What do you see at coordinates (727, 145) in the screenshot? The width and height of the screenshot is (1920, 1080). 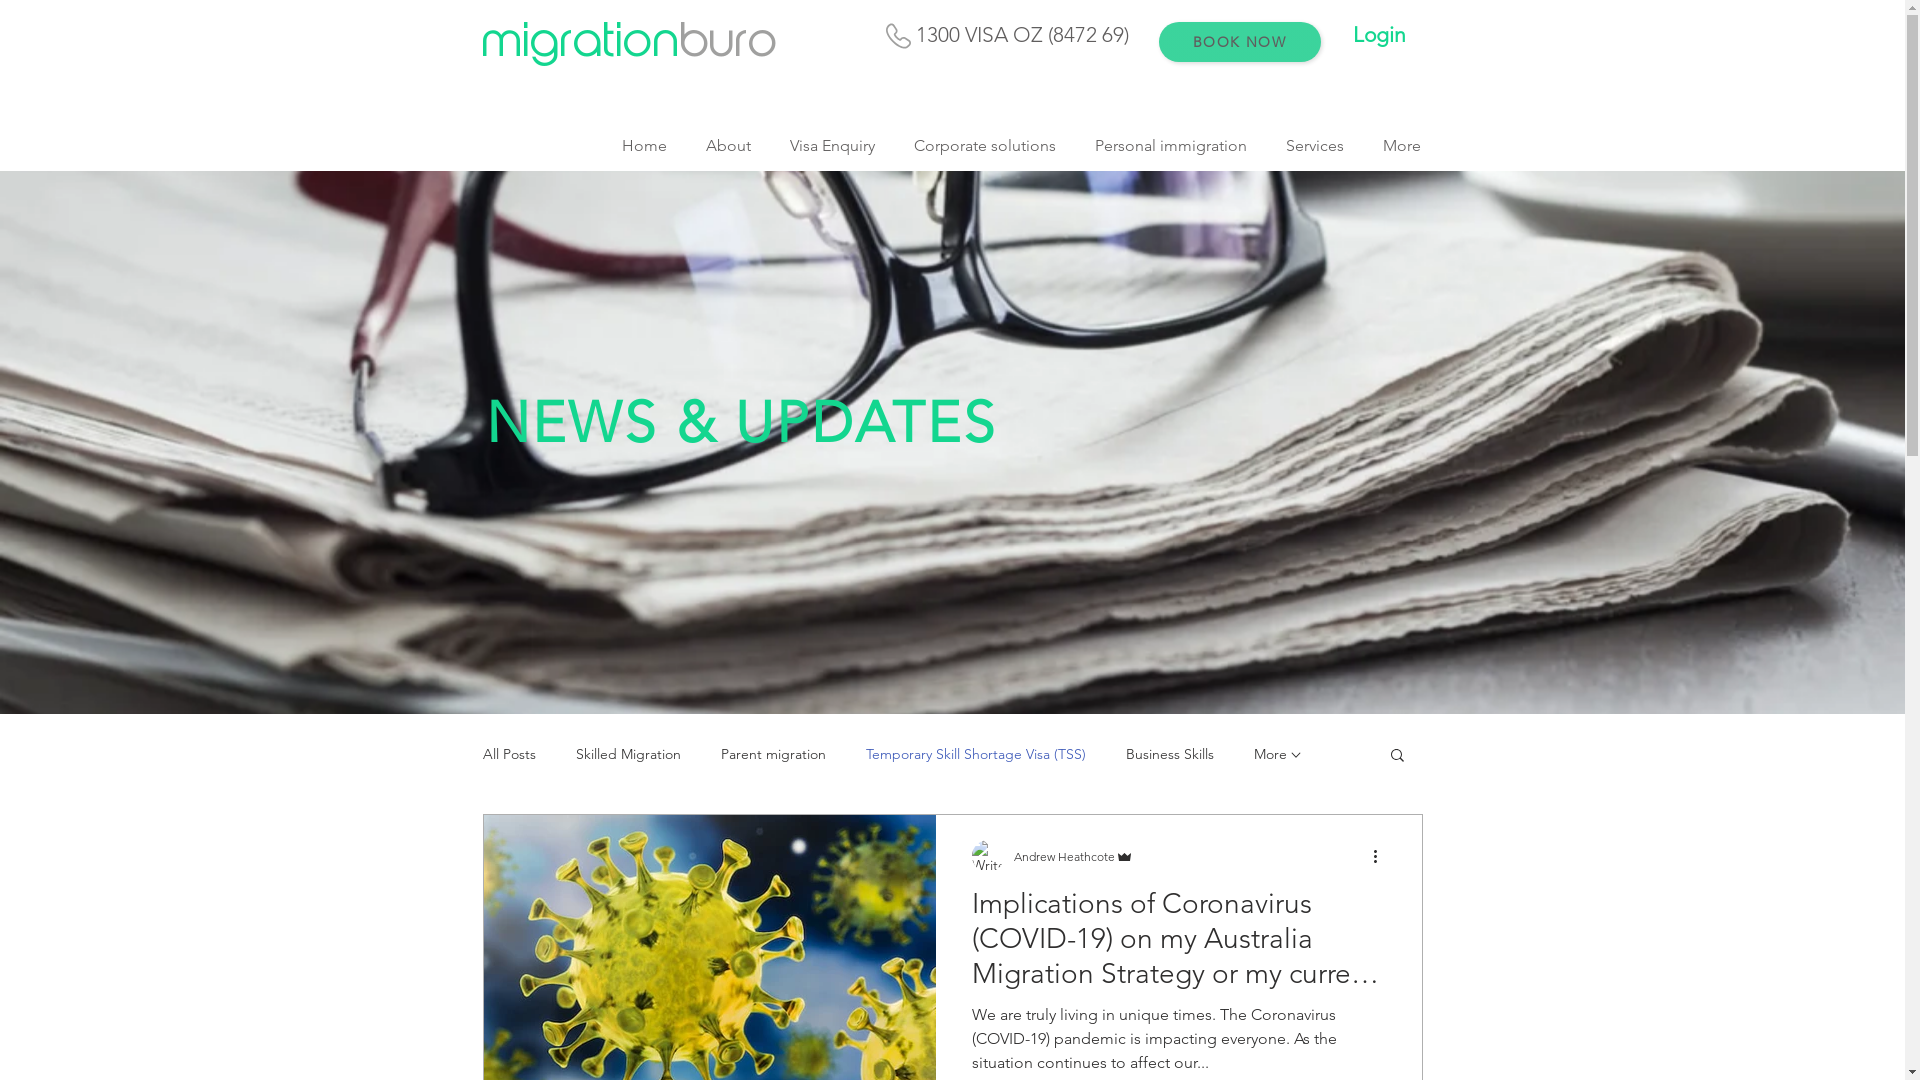 I see `'About'` at bounding box center [727, 145].